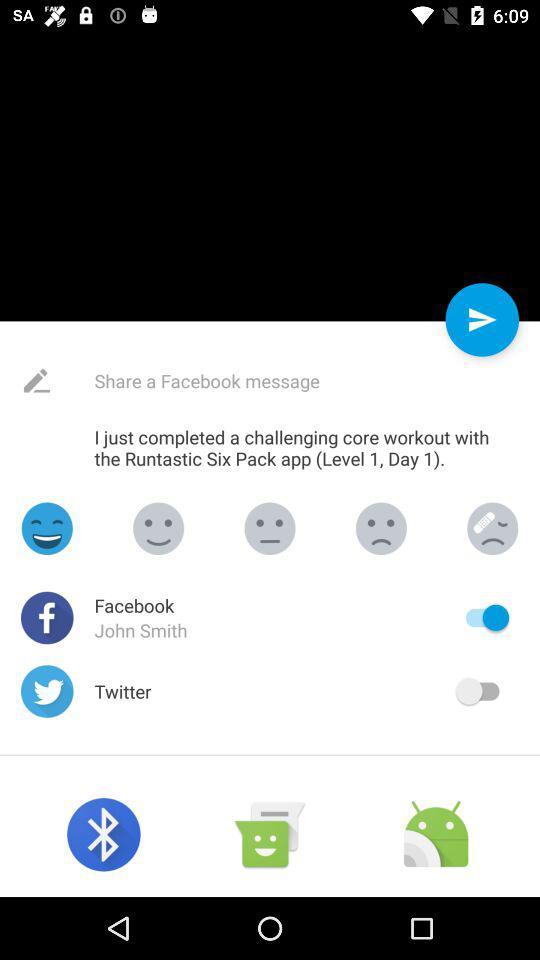  What do you see at coordinates (270, 527) in the screenshot?
I see `the emoji icon` at bounding box center [270, 527].